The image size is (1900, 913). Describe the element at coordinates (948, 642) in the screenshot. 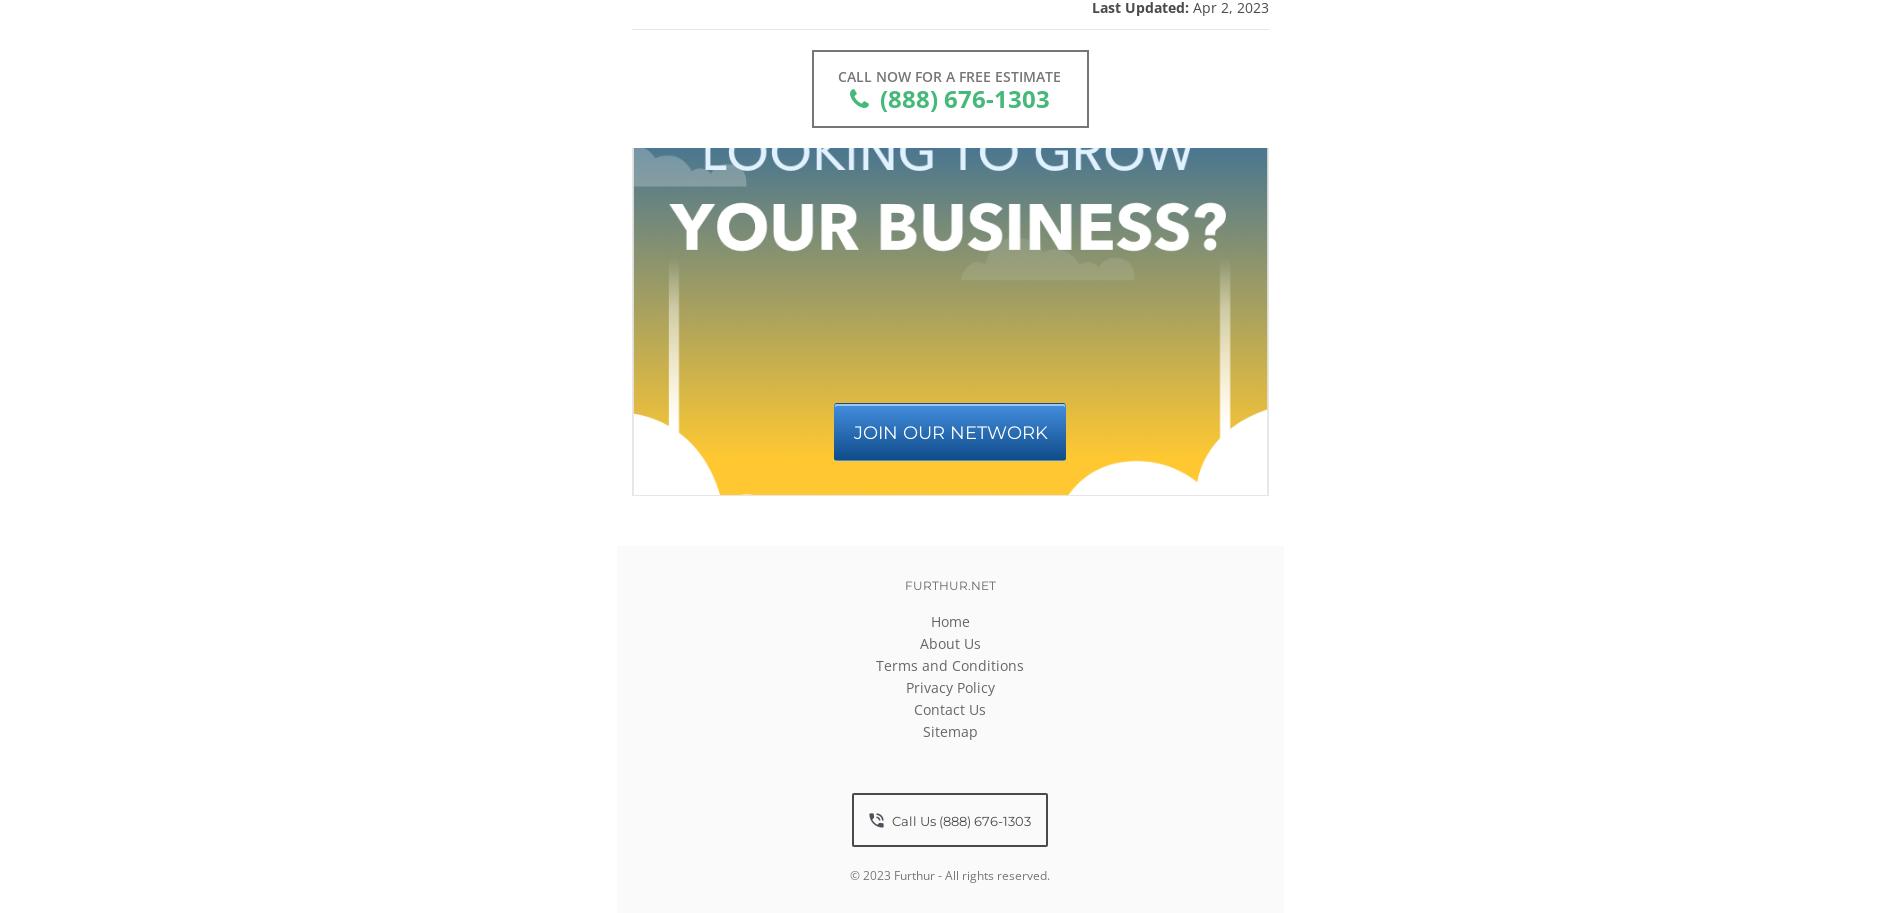

I see `'About Us'` at that location.